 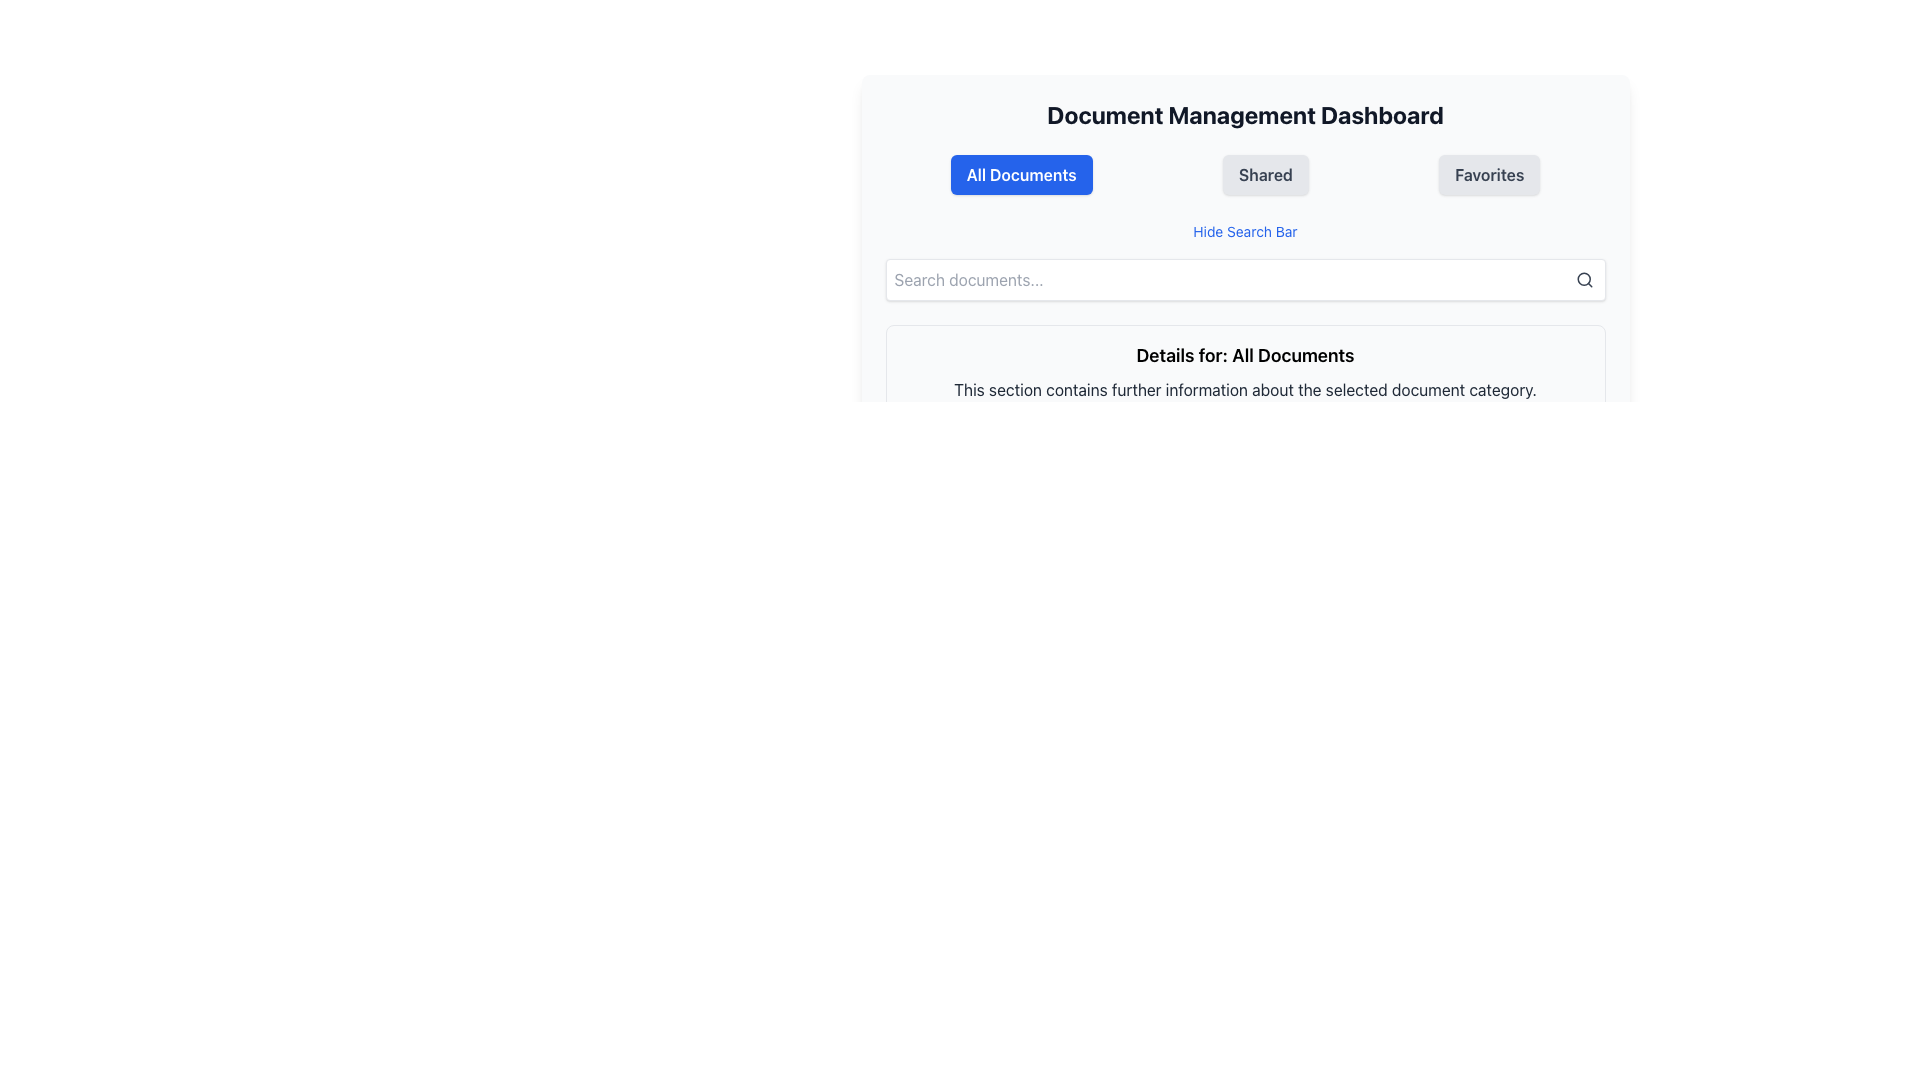 What do you see at coordinates (1489, 173) in the screenshot?
I see `the 'Favorites' button that switches the displayed content to show only documents marked as favorites for accessibility navigation` at bounding box center [1489, 173].